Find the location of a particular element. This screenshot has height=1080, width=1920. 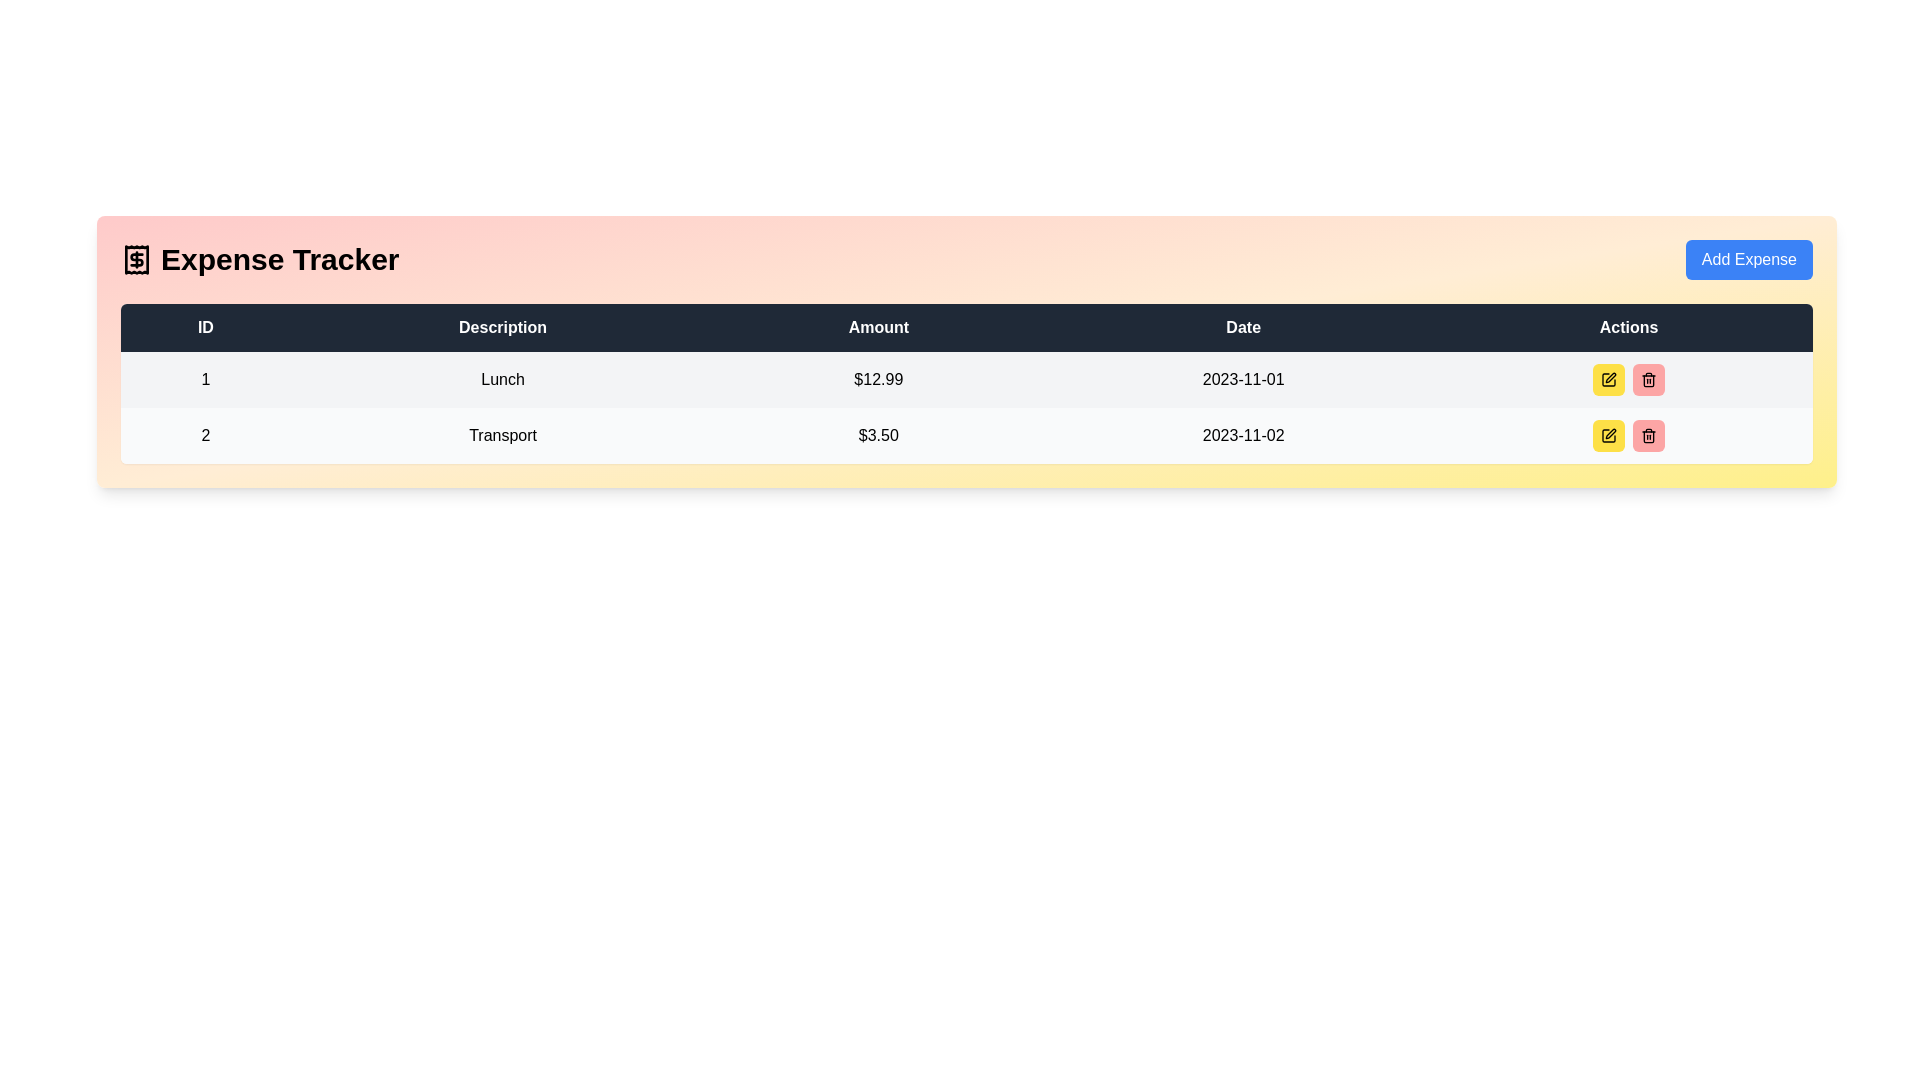

the yellow edit button with a pen icon located in the 'Actions' column of the second row of the expenses table is located at coordinates (1608, 434).